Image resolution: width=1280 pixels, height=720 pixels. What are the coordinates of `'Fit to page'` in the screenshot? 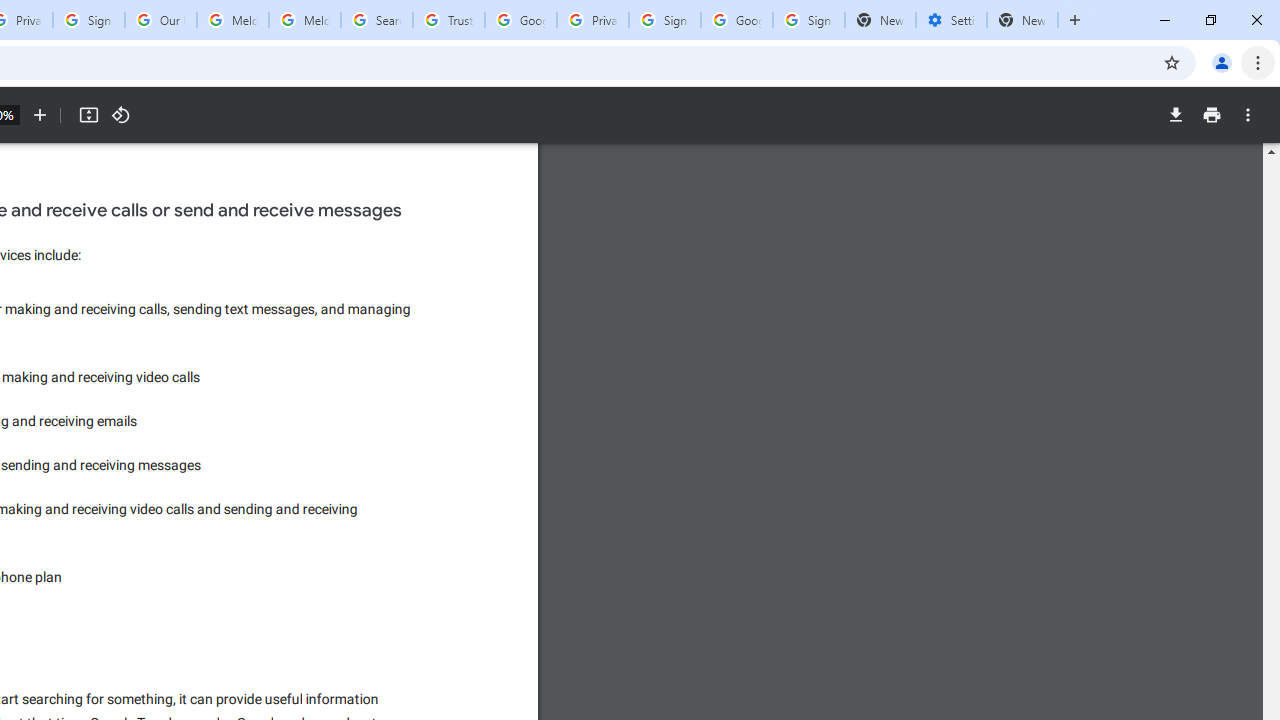 It's located at (87, 115).